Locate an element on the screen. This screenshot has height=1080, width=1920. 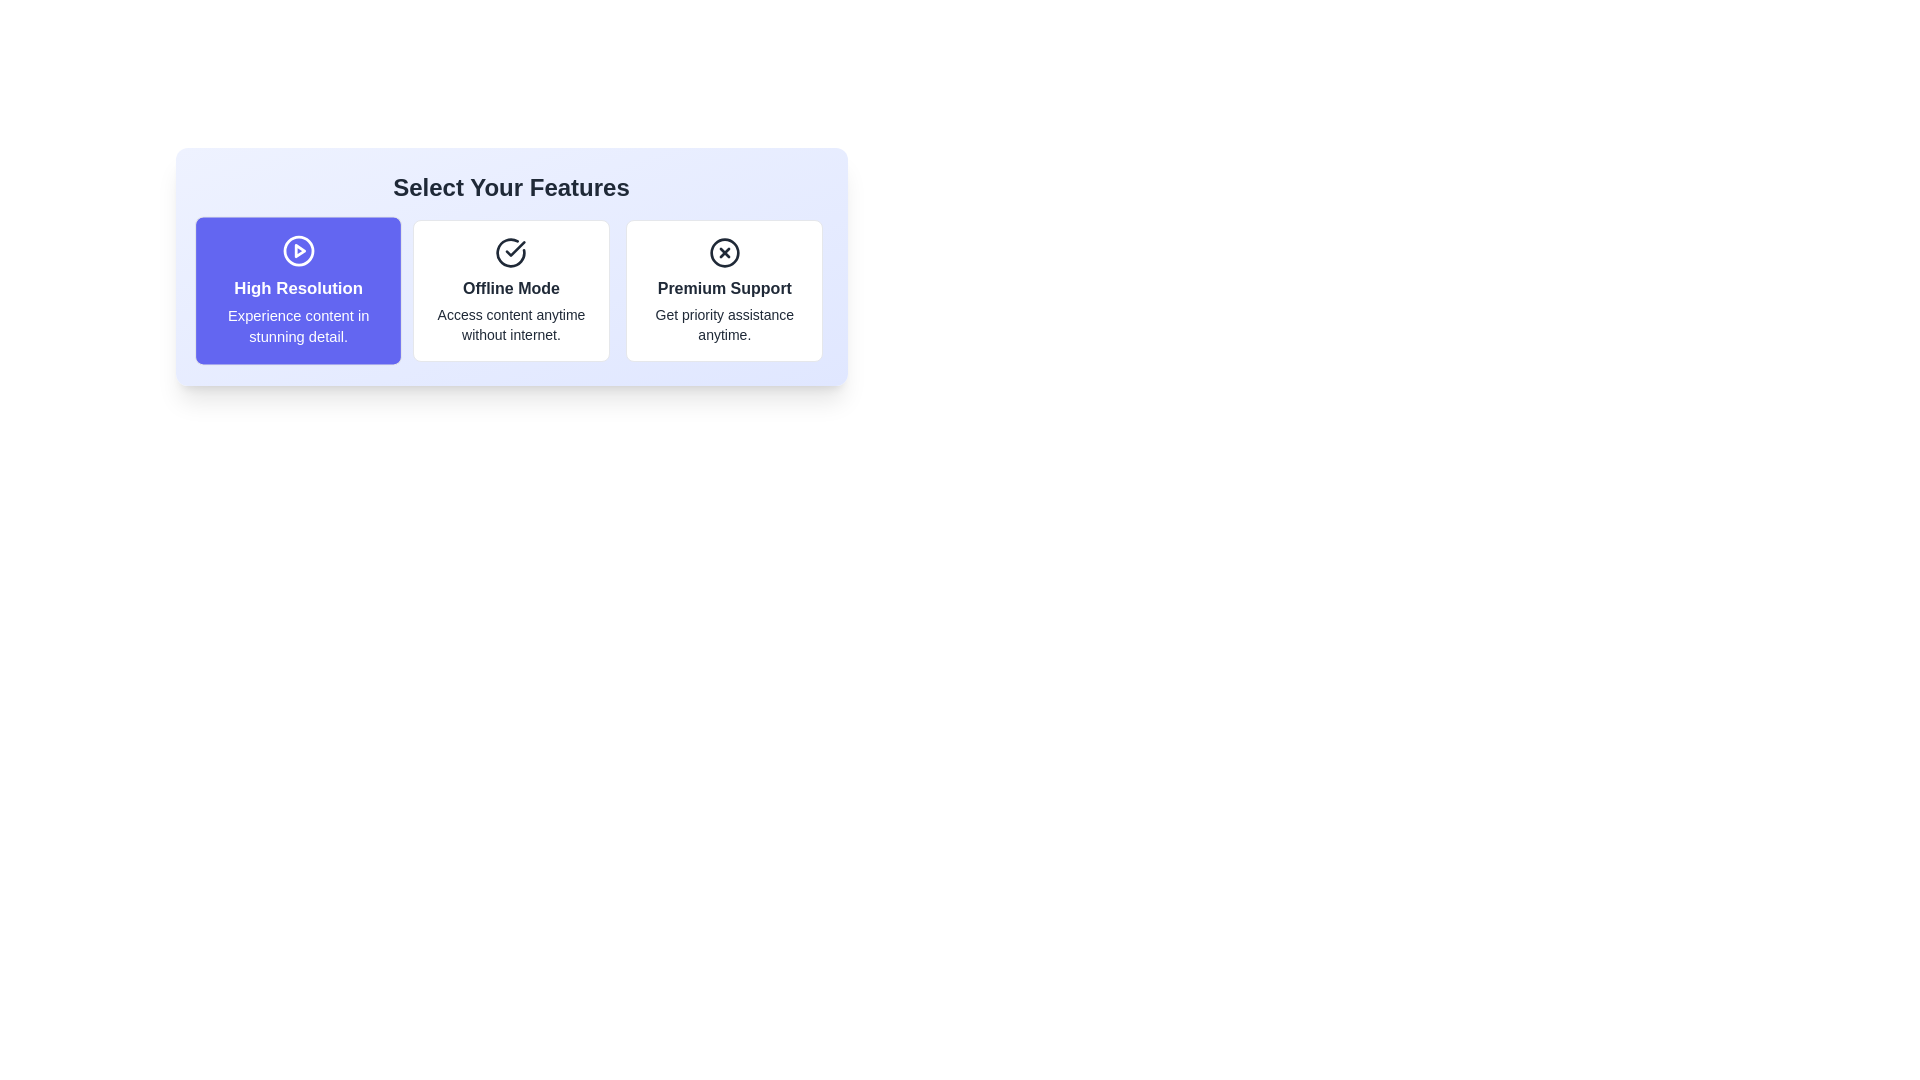
the play/start icon located in the upper section of the 'High Resolution' card, which is centrally aligned above the 'High Resolution' title text is located at coordinates (297, 250).